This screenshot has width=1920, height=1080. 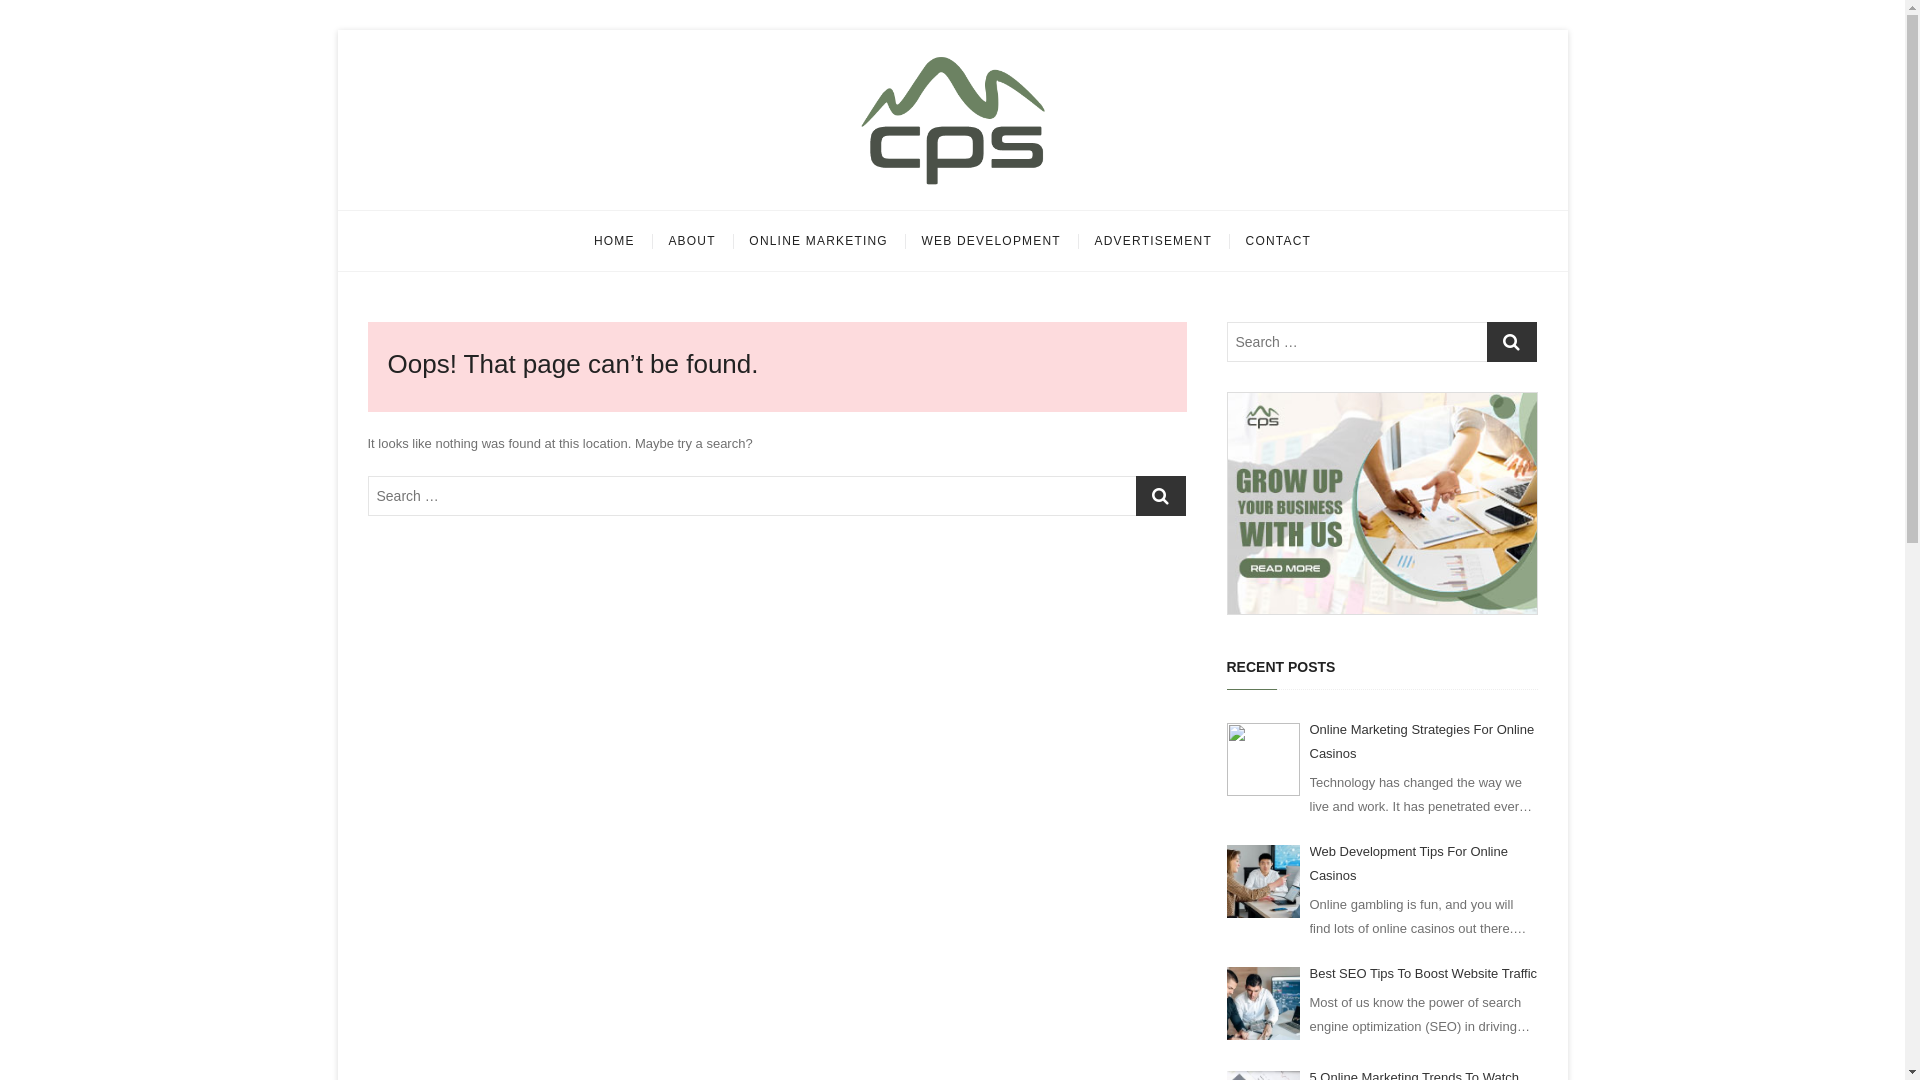 I want to click on 'ADVERTISEMENT', so click(x=1153, y=239).